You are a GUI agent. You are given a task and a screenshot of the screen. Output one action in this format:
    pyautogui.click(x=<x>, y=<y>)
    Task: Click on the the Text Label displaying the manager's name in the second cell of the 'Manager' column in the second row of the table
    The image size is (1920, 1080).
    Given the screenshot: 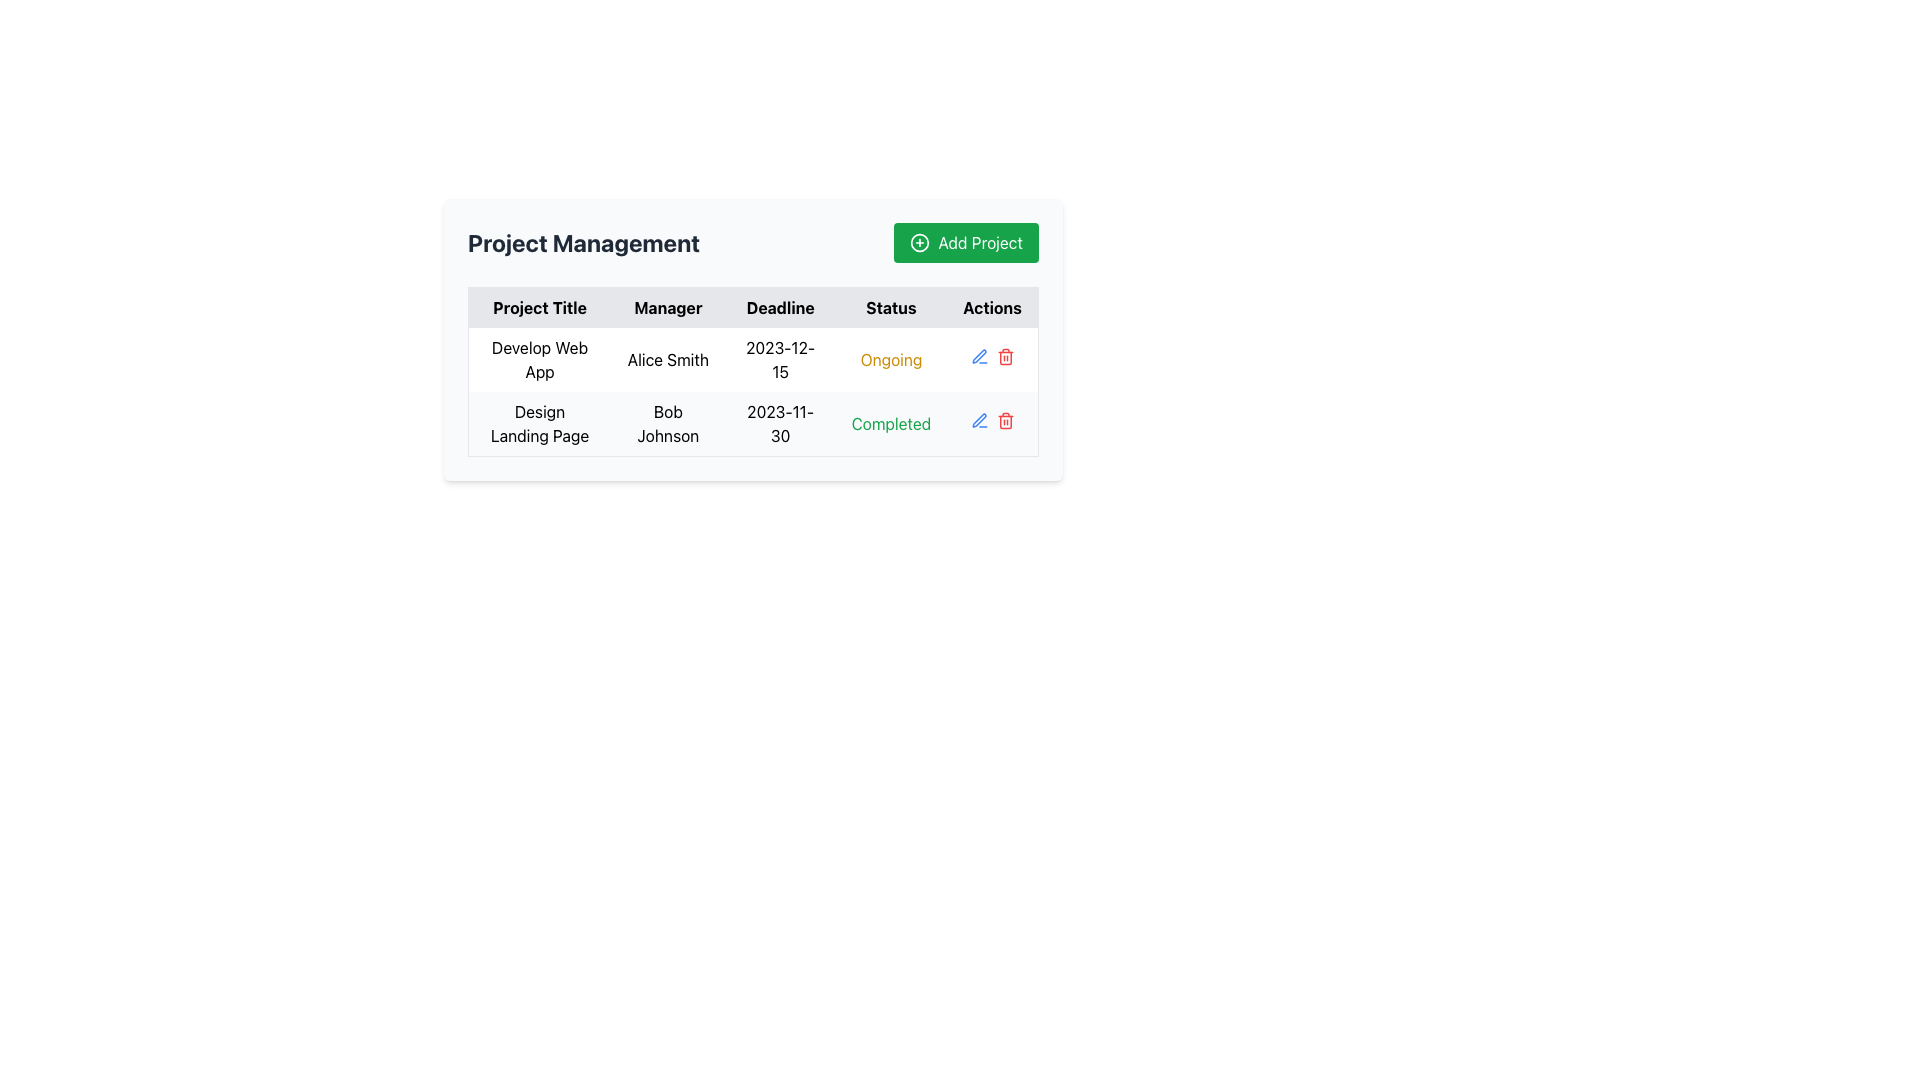 What is the action you would take?
    pyautogui.click(x=668, y=423)
    